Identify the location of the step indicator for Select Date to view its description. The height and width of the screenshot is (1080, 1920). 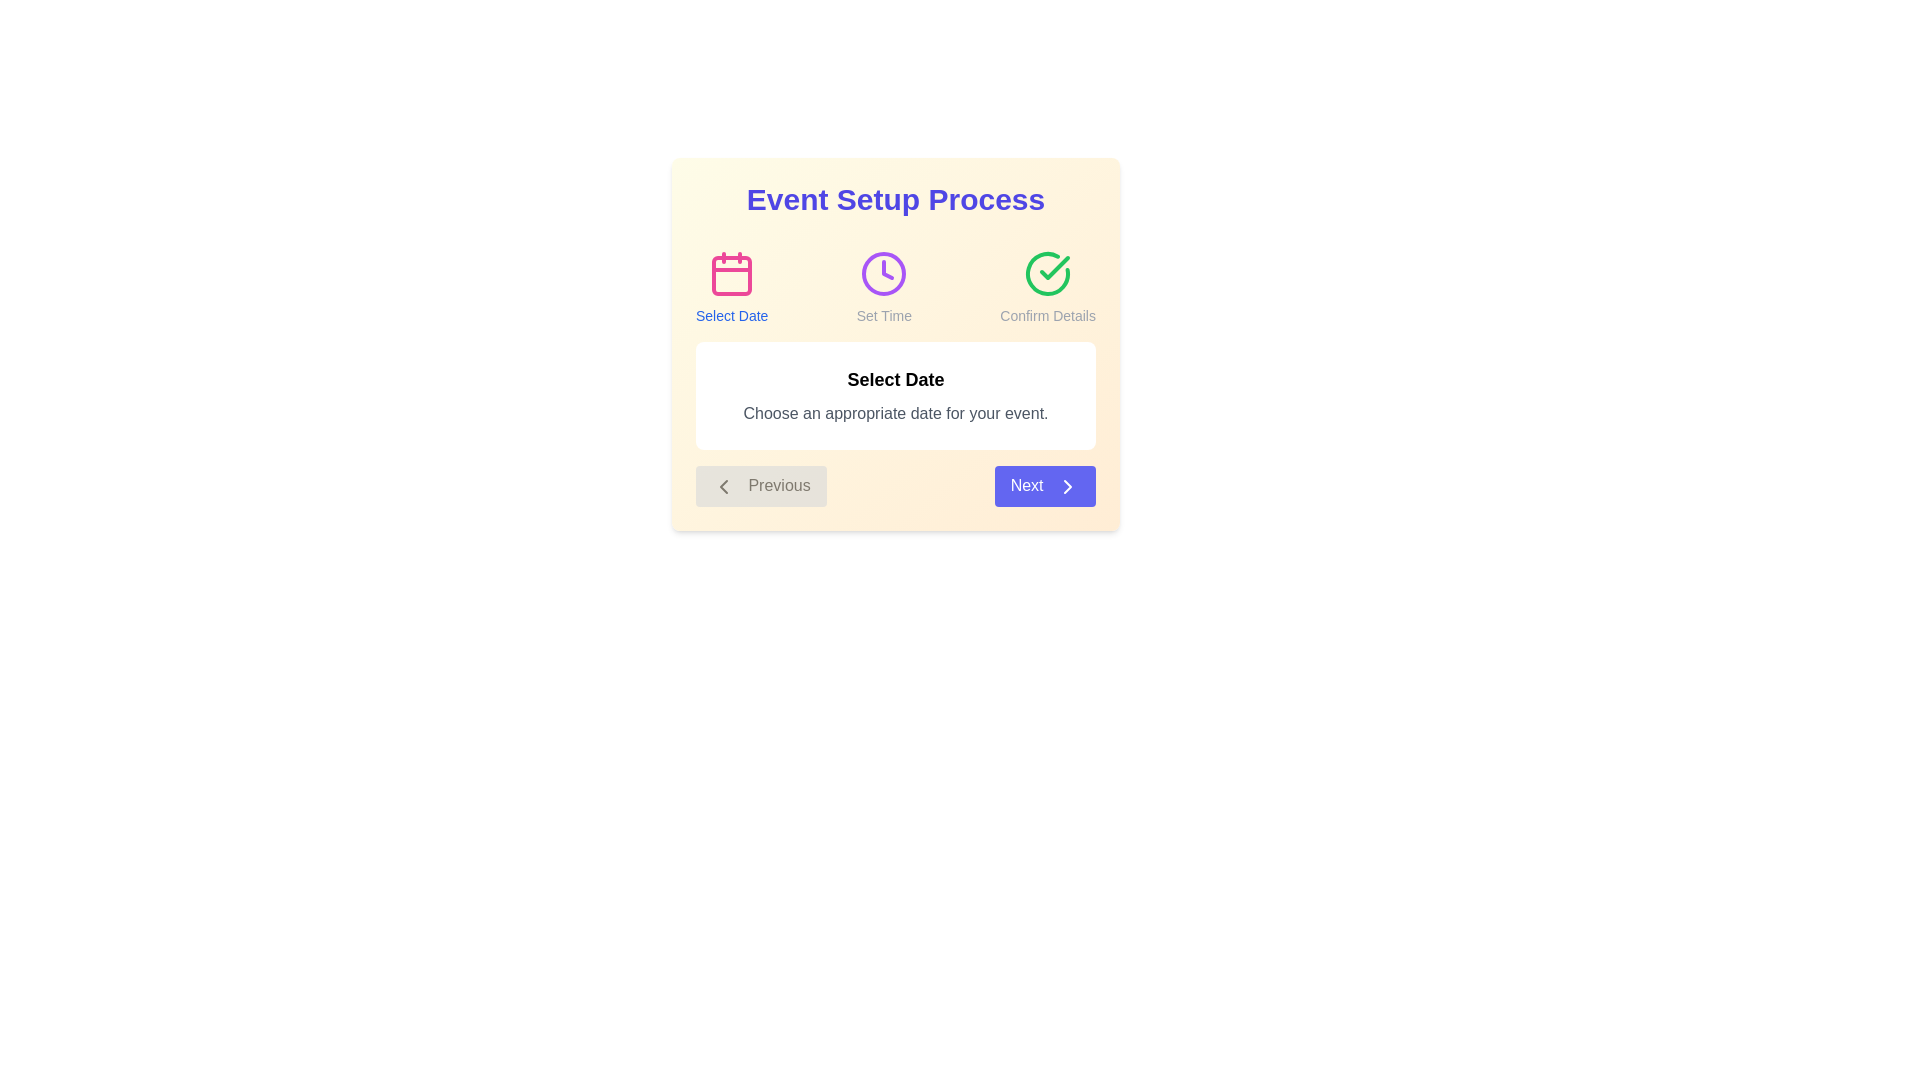
(731, 288).